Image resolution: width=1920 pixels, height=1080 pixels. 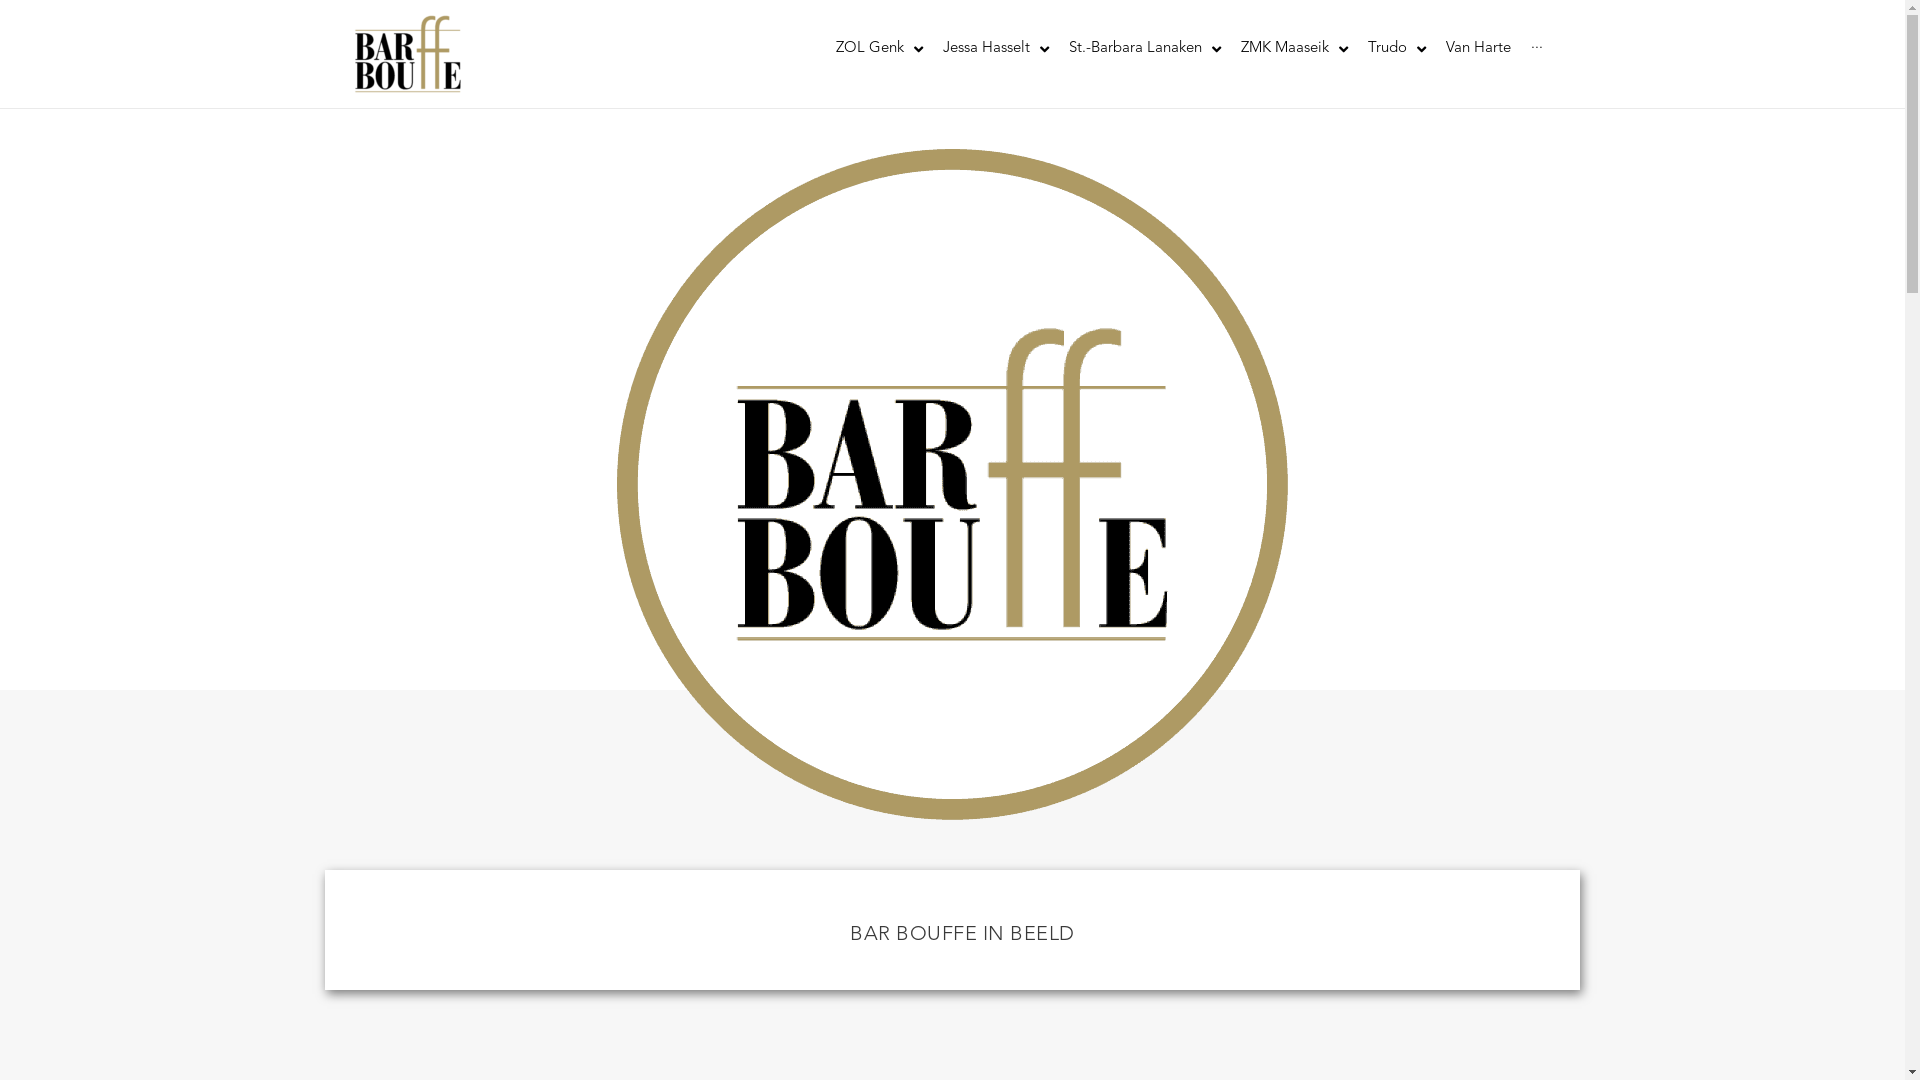 I want to click on 'ZOL Genk', so click(x=879, y=48).